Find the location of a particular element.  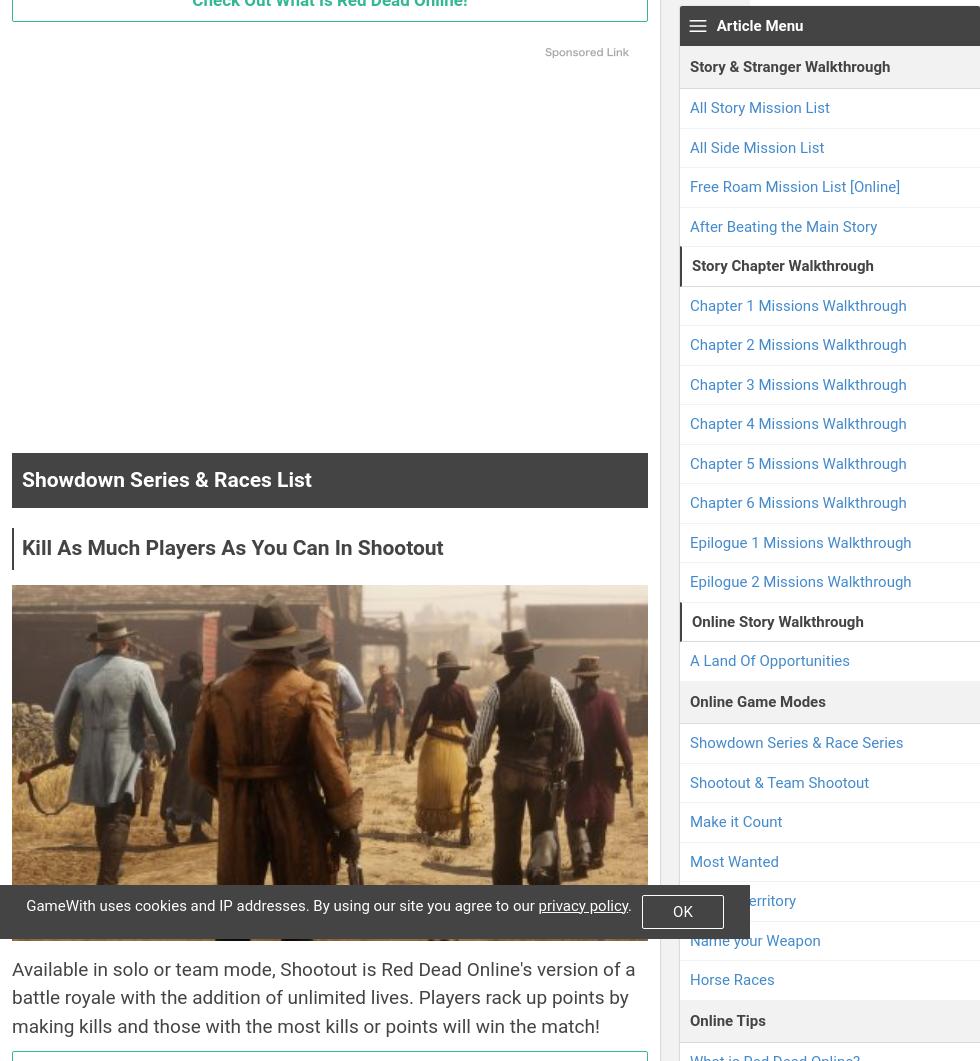

'Chapter 5 Missions Walkthrough' is located at coordinates (690, 463).